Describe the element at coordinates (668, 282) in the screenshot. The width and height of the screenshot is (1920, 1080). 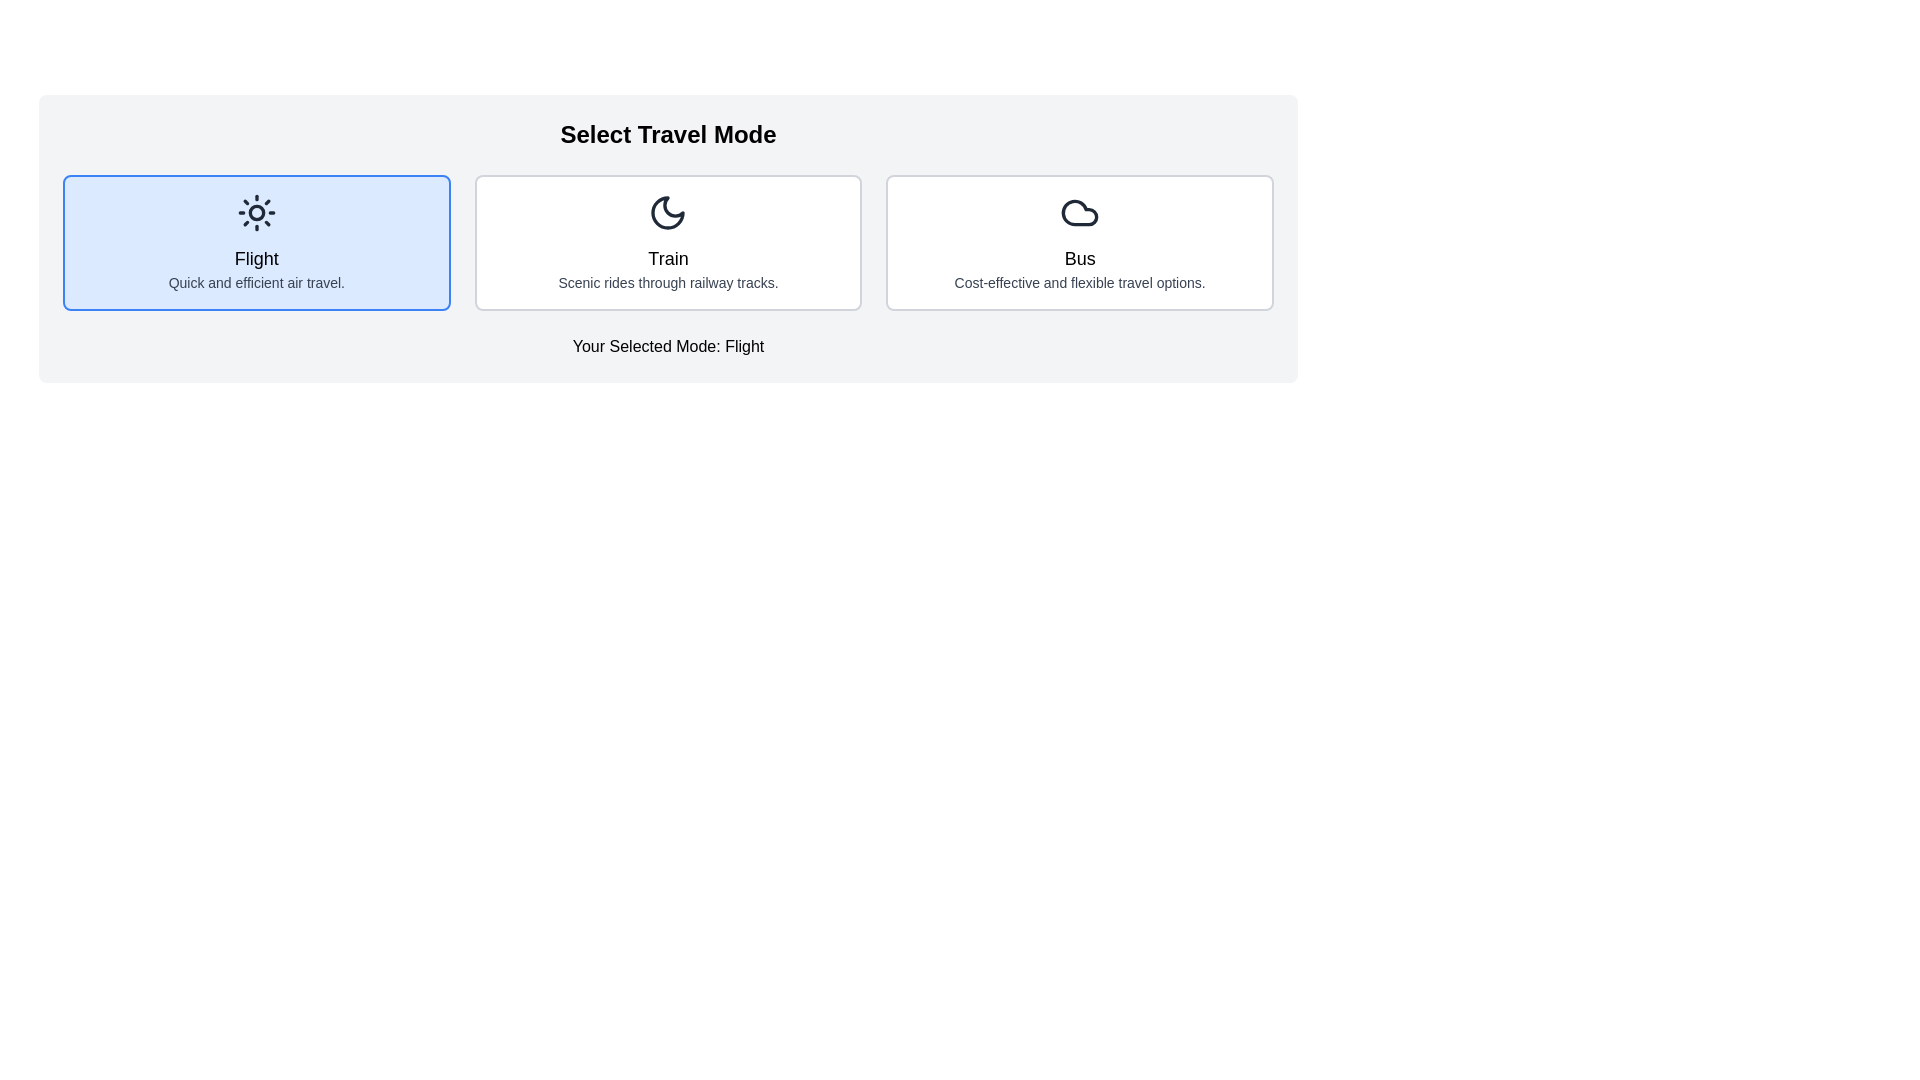
I see `the descriptive text for the 'Train' option, located below the 'Train' label in the middle box of the travel mode selection row` at that location.